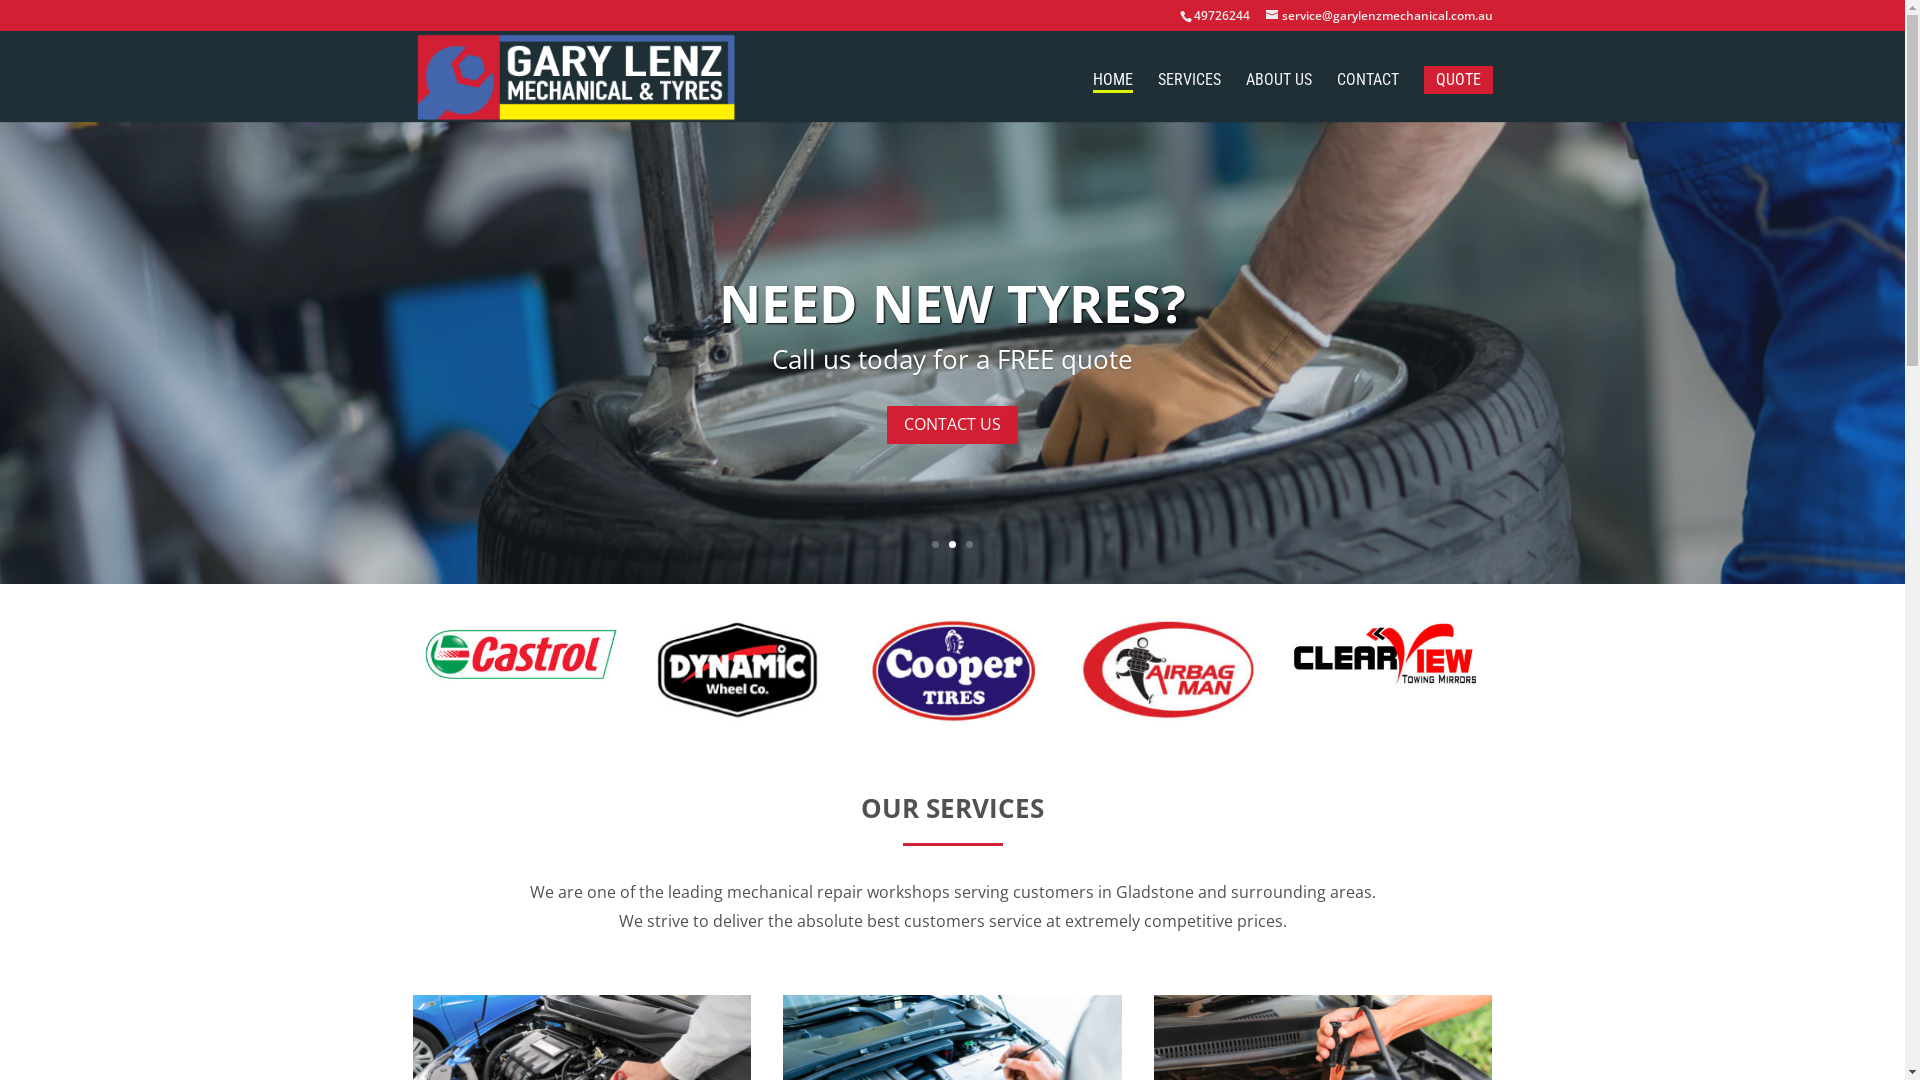 The height and width of the screenshot is (1080, 1920). What do you see at coordinates (934, 544) in the screenshot?
I see `'1'` at bounding box center [934, 544].